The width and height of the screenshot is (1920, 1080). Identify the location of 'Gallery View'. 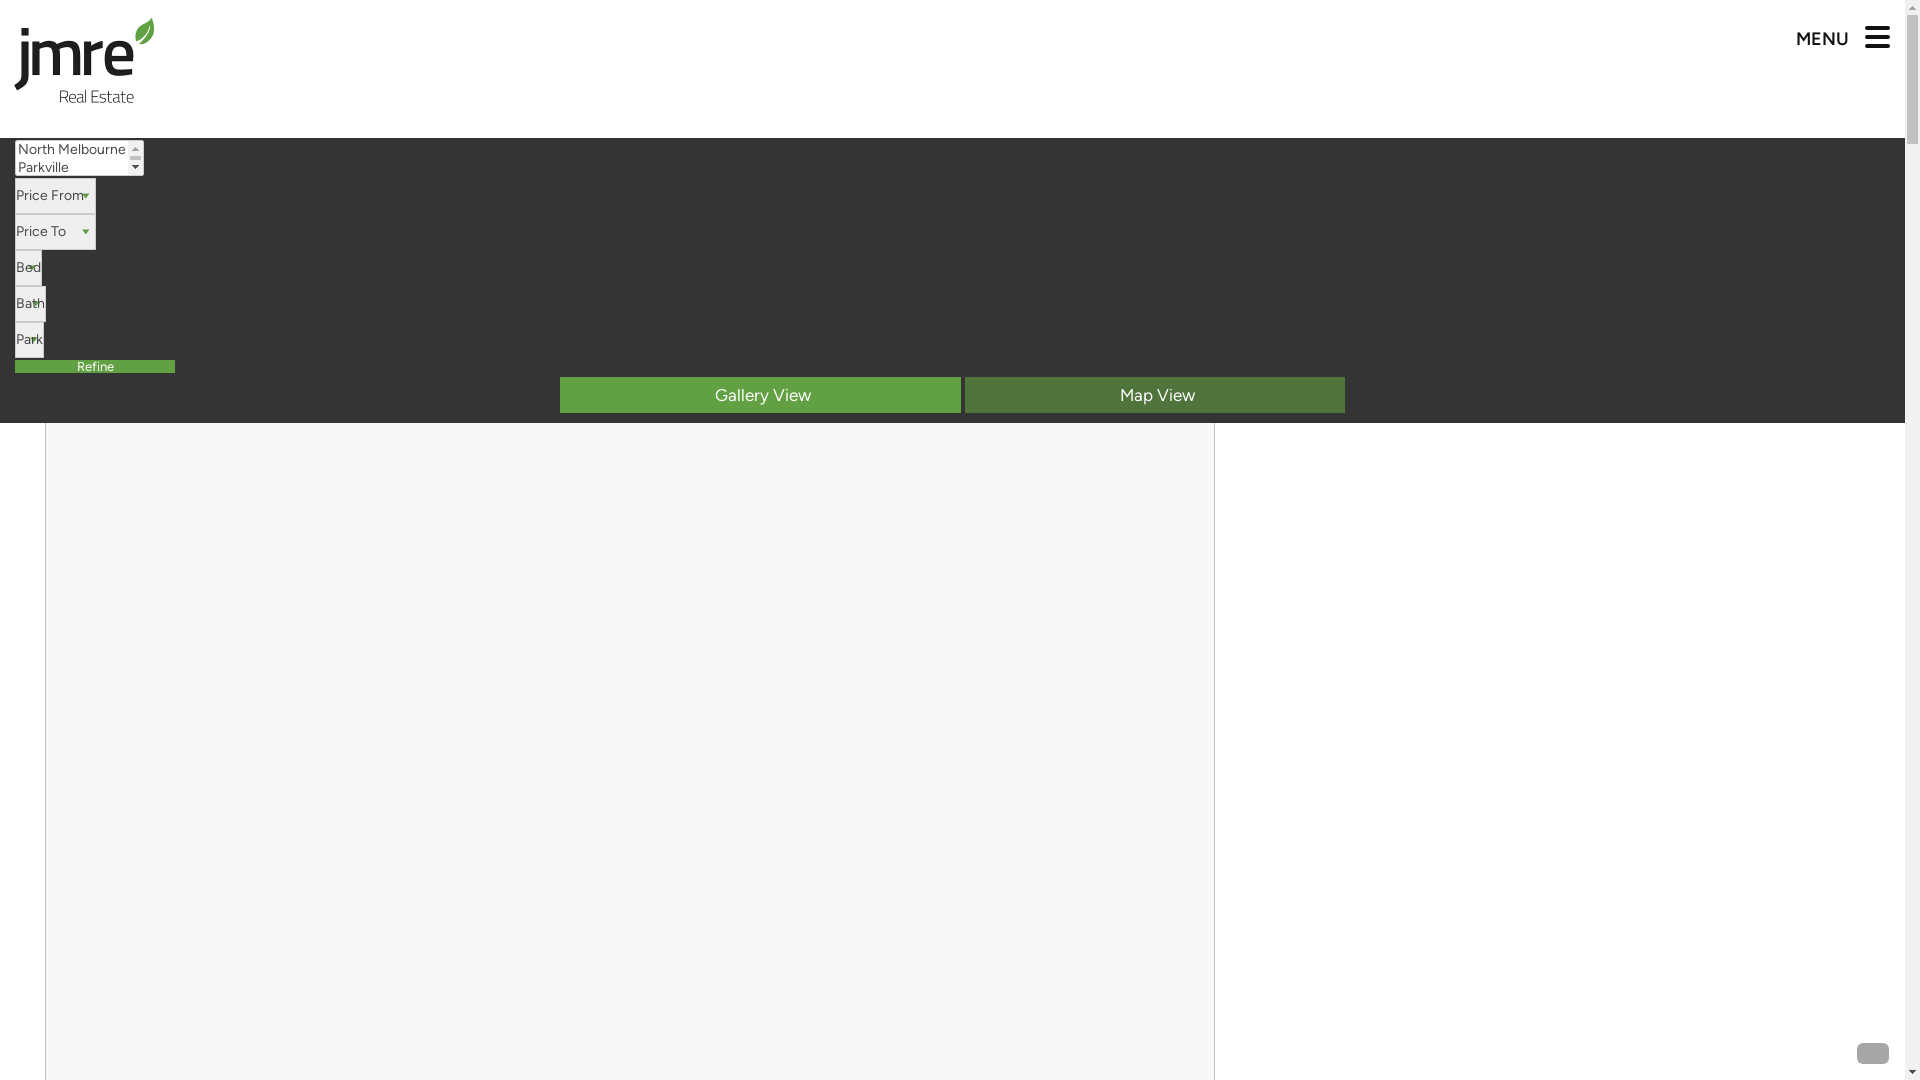
(759, 394).